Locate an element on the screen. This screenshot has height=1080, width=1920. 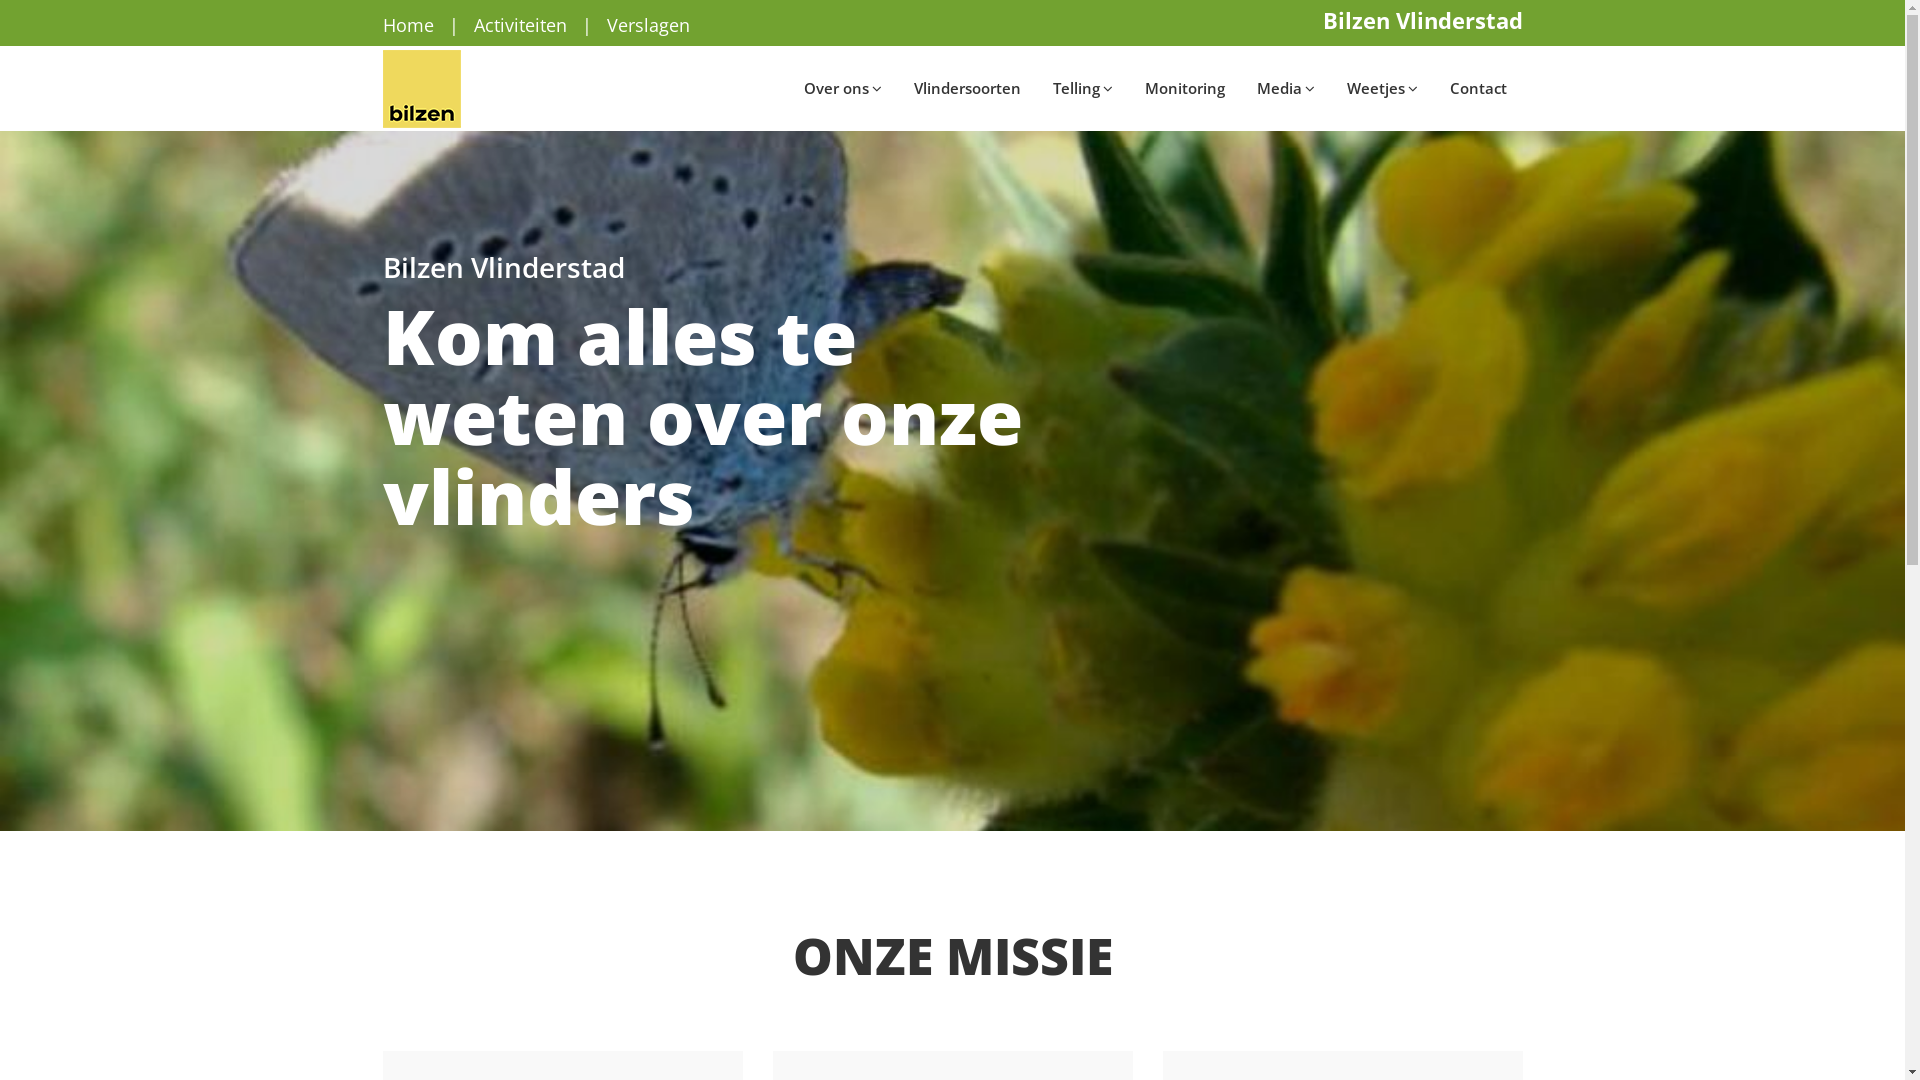
'Verslagen' is located at coordinates (604, 24).